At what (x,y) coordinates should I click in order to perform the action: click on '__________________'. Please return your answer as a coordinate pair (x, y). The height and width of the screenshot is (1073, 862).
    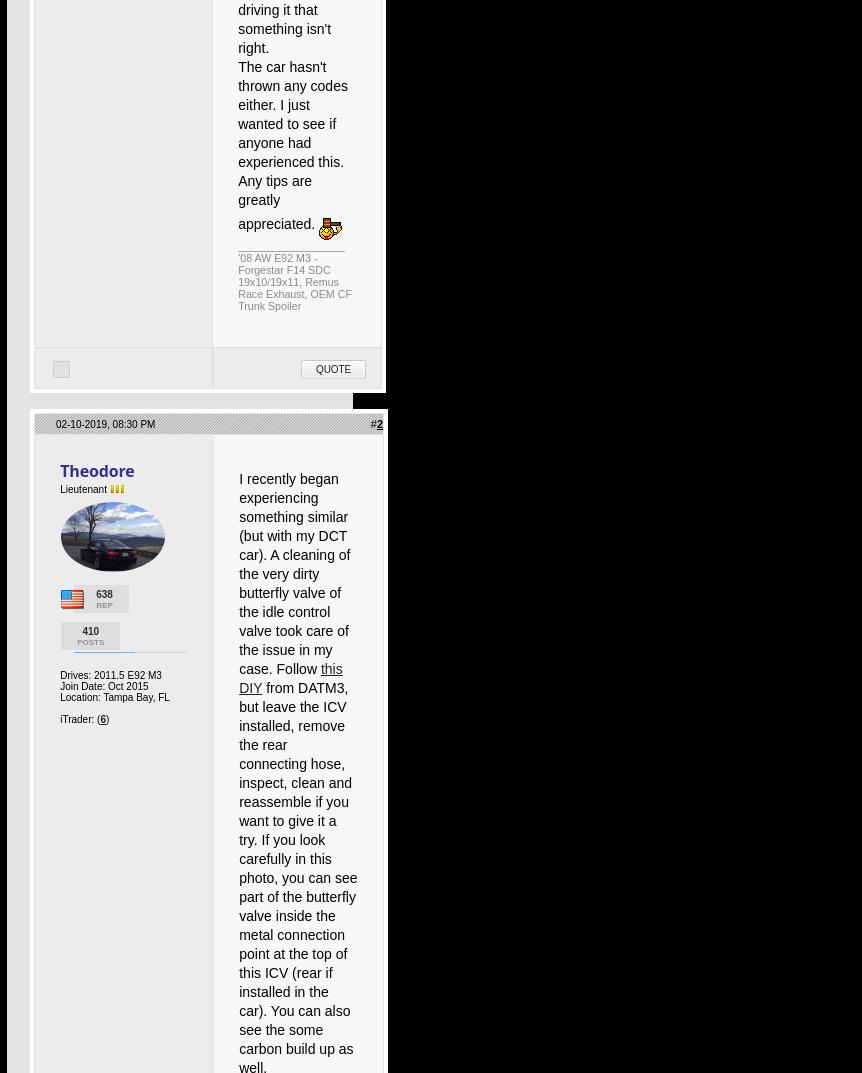
    Looking at the image, I should click on (236, 245).